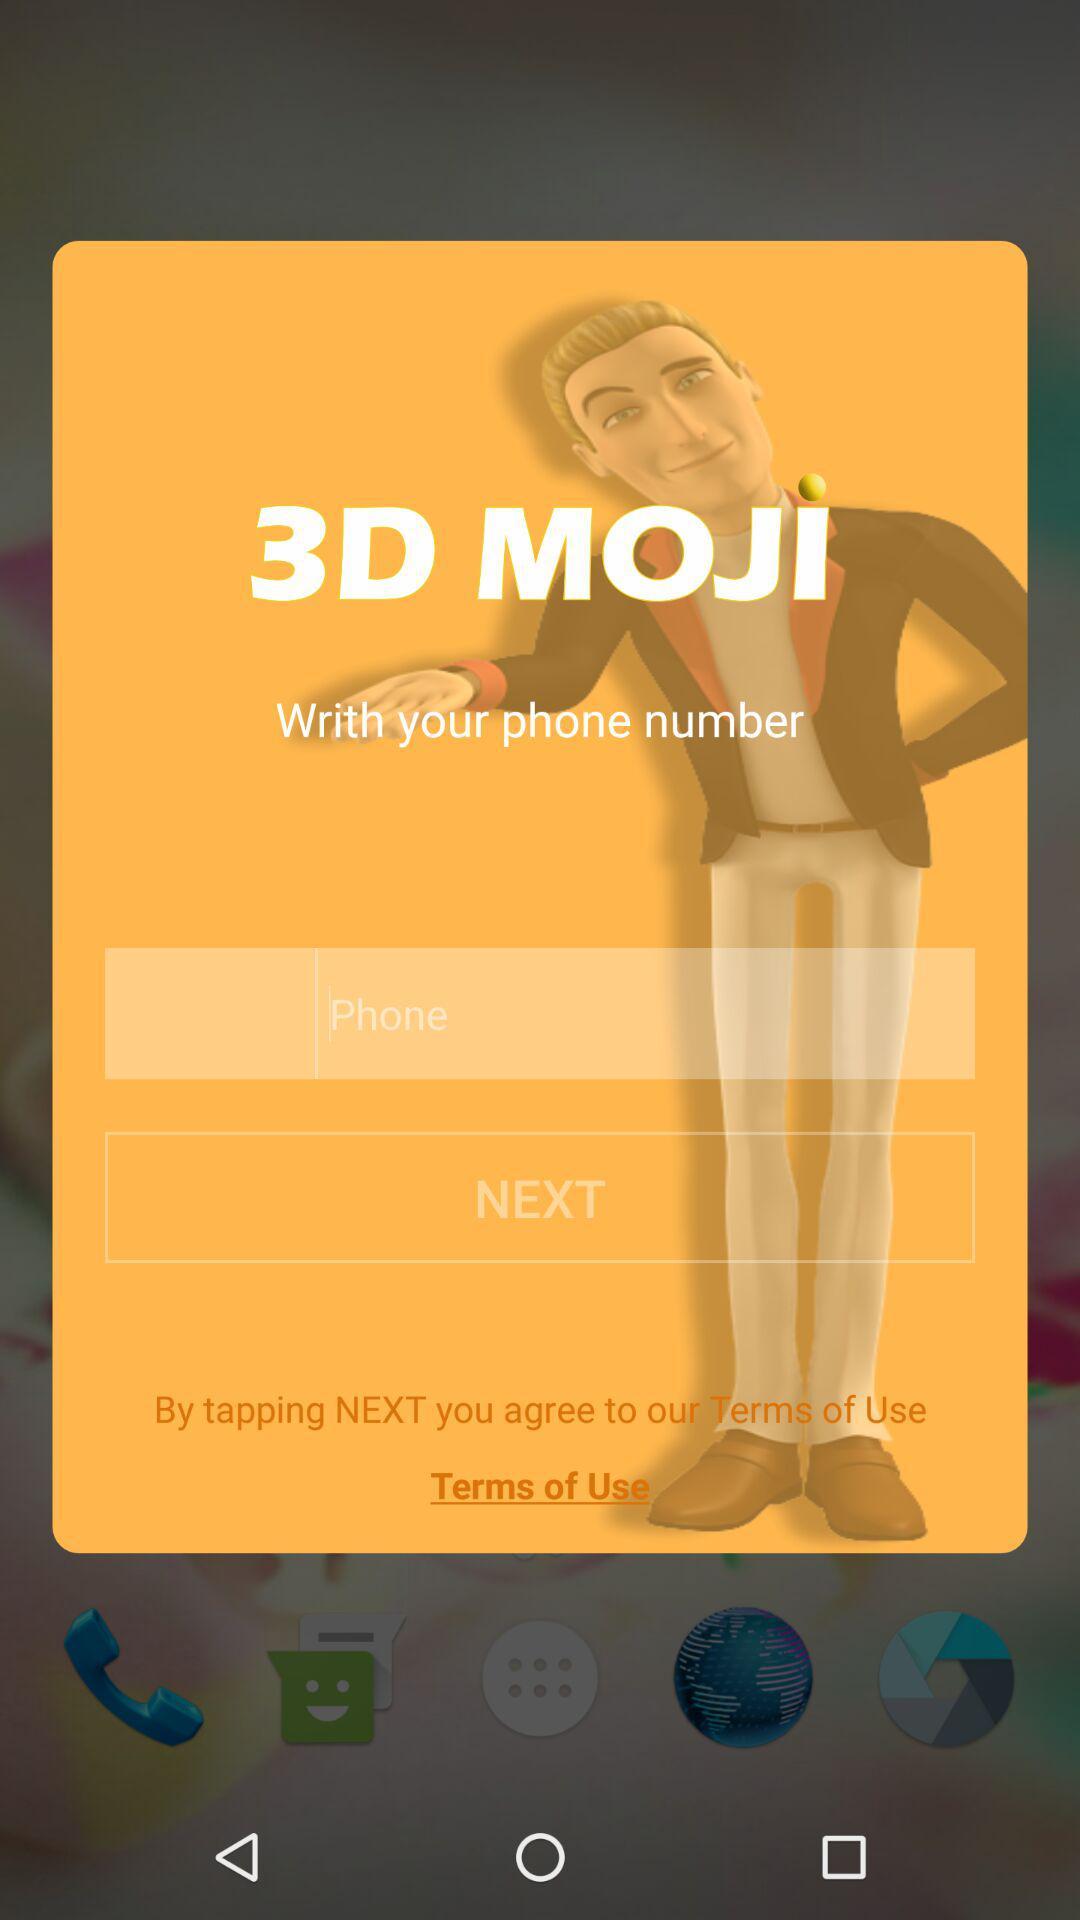  Describe the element at coordinates (598, 1013) in the screenshot. I see `phone number` at that location.